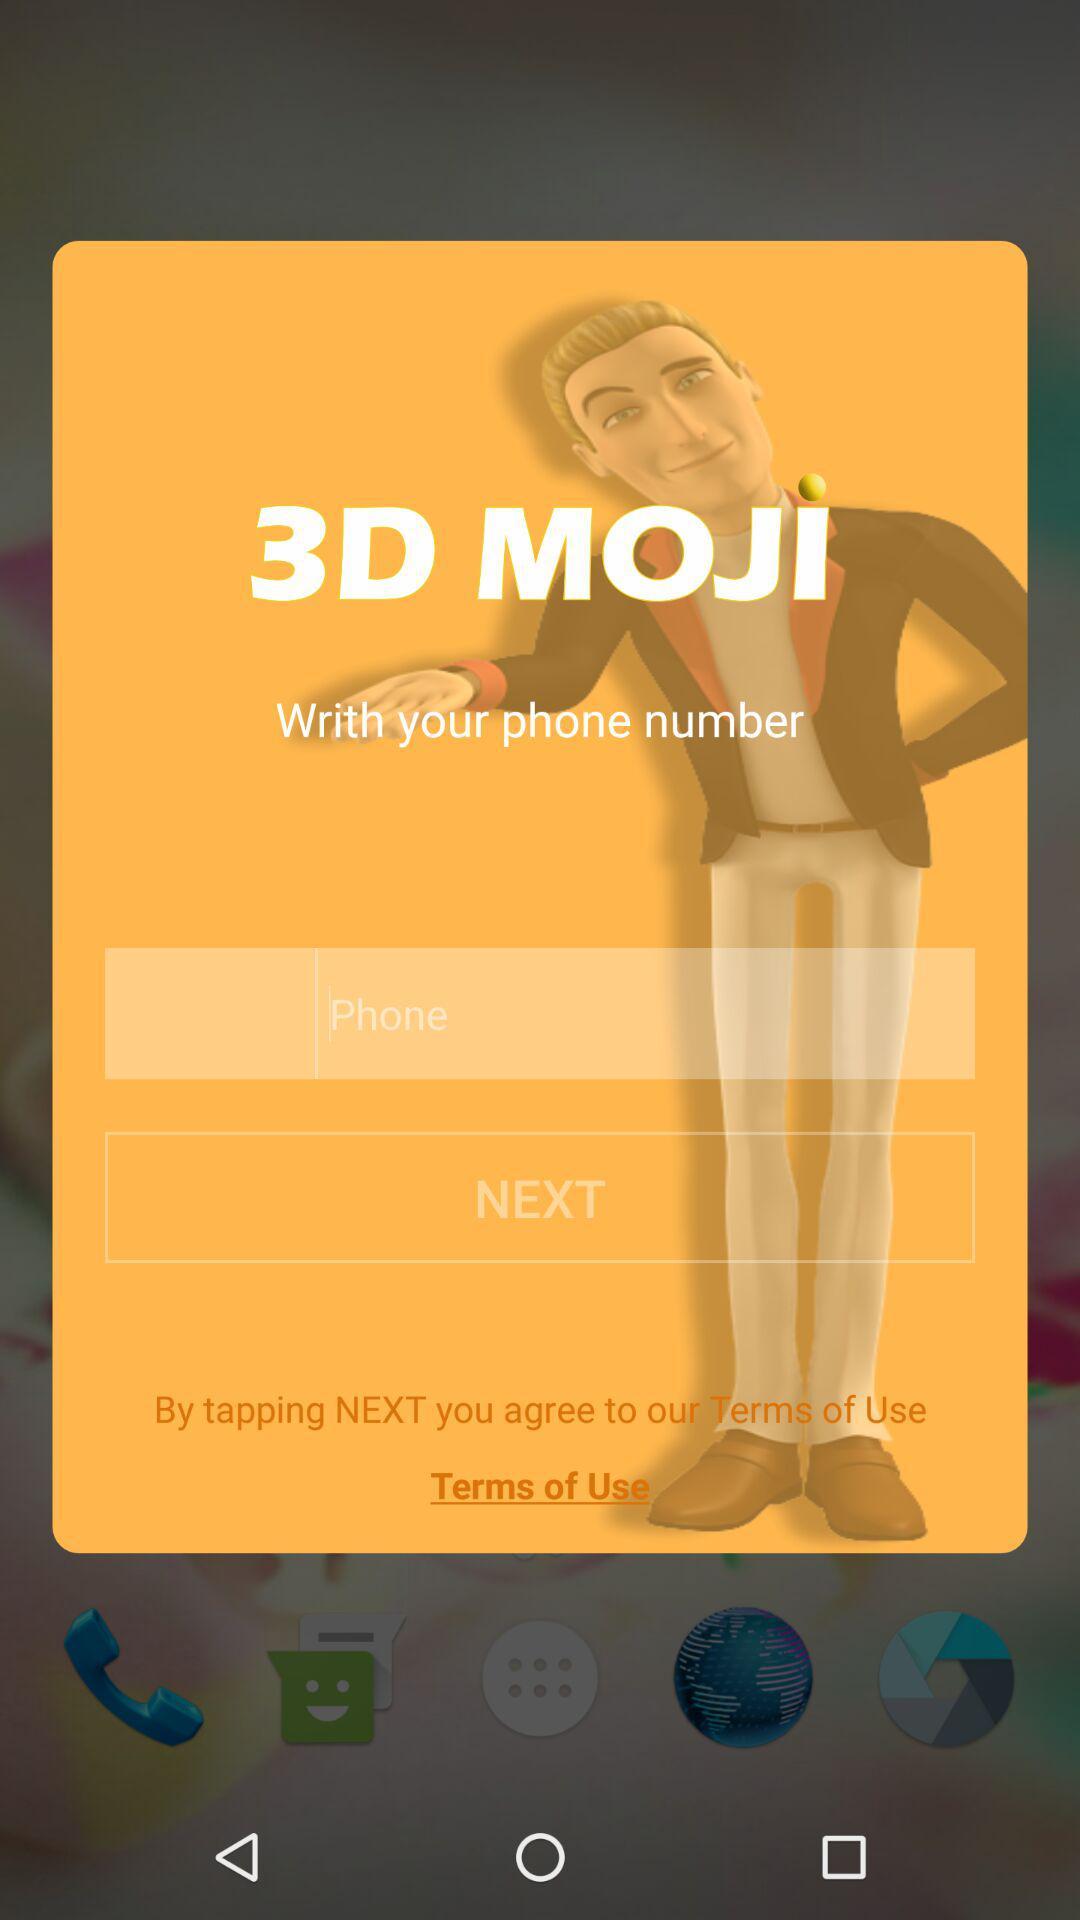  Describe the element at coordinates (598, 1013) in the screenshot. I see `phone number` at that location.